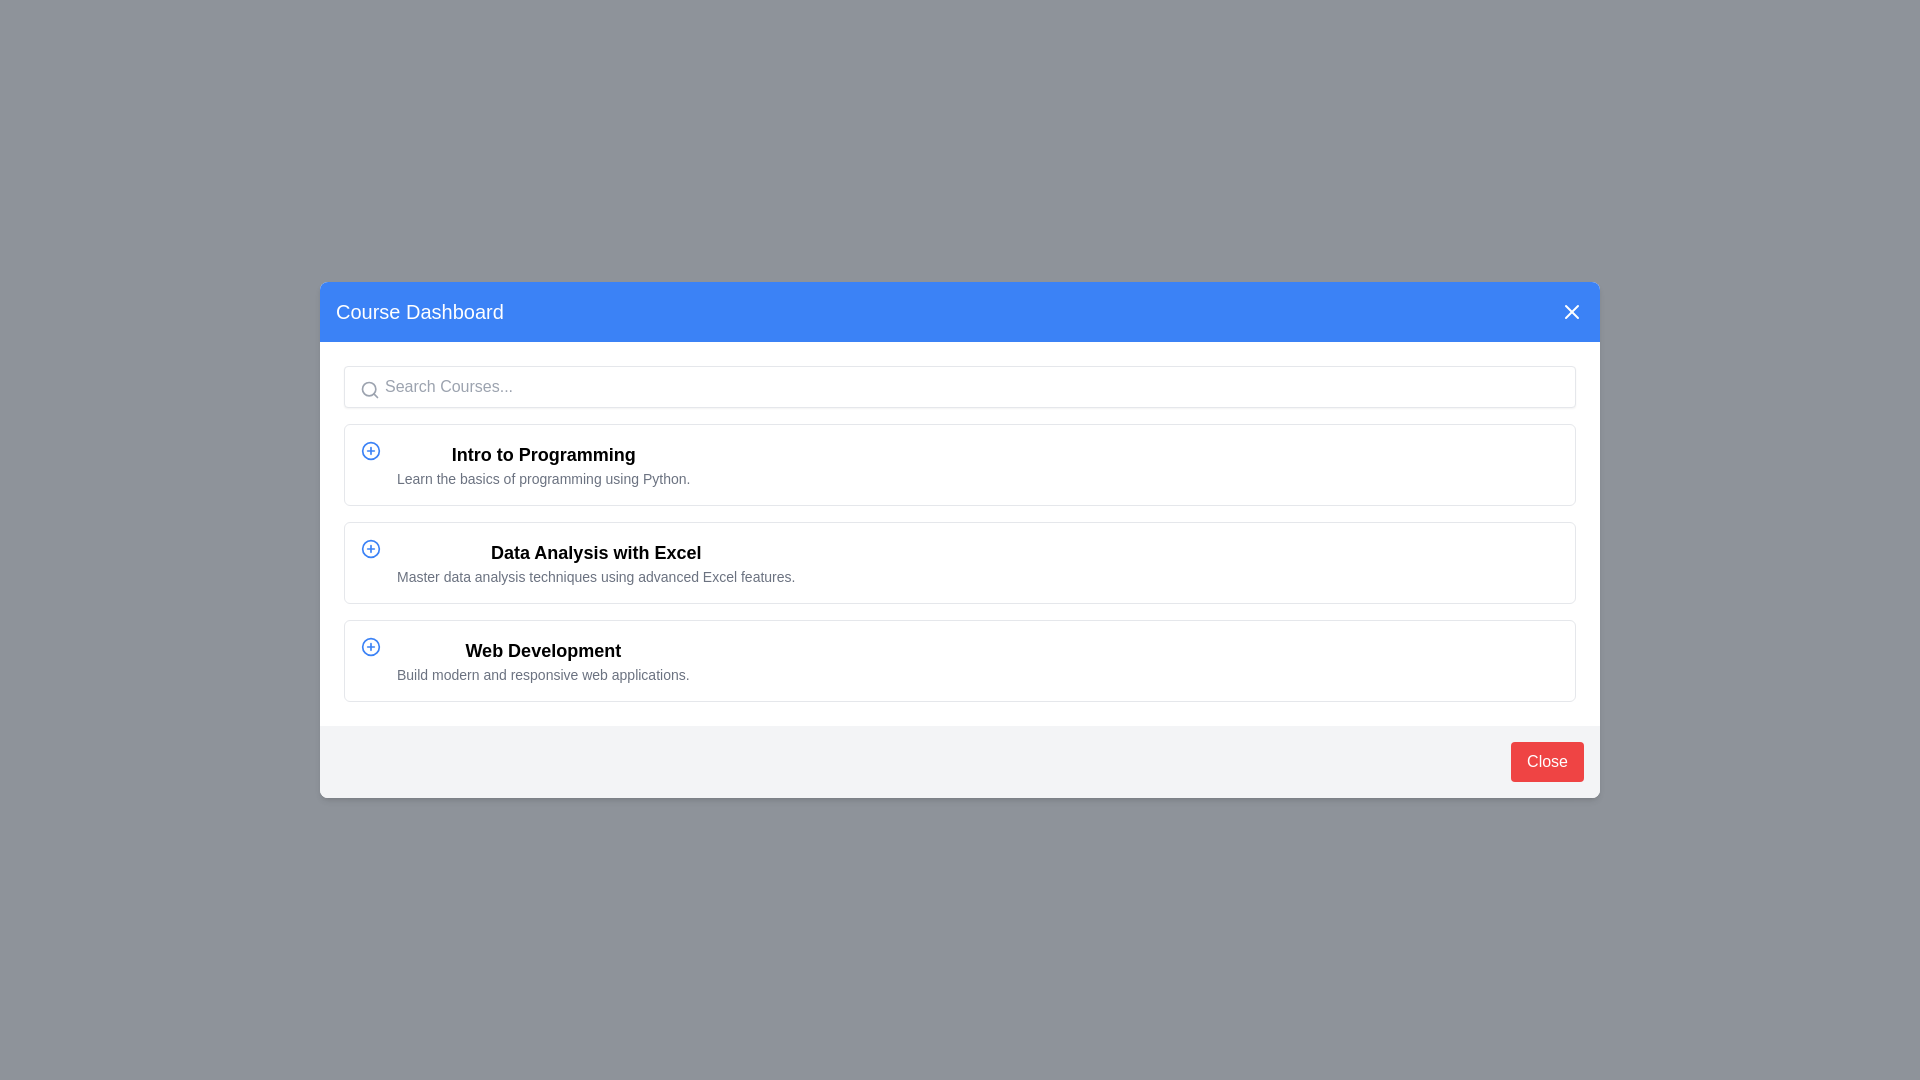 The width and height of the screenshot is (1920, 1080). Describe the element at coordinates (958, 465) in the screenshot. I see `the first course card element in the dashboard interface` at that location.